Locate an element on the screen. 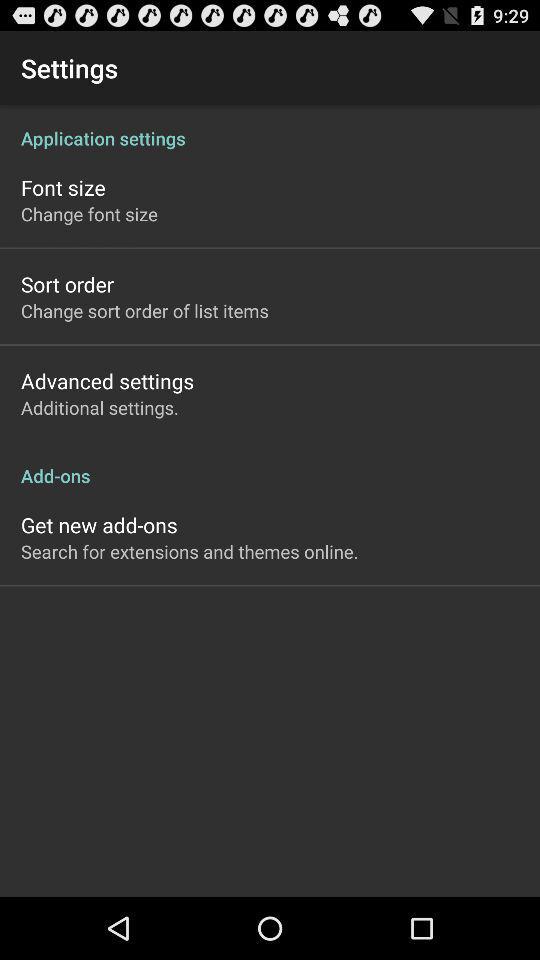 The width and height of the screenshot is (540, 960). the item below add-ons is located at coordinates (98, 524).